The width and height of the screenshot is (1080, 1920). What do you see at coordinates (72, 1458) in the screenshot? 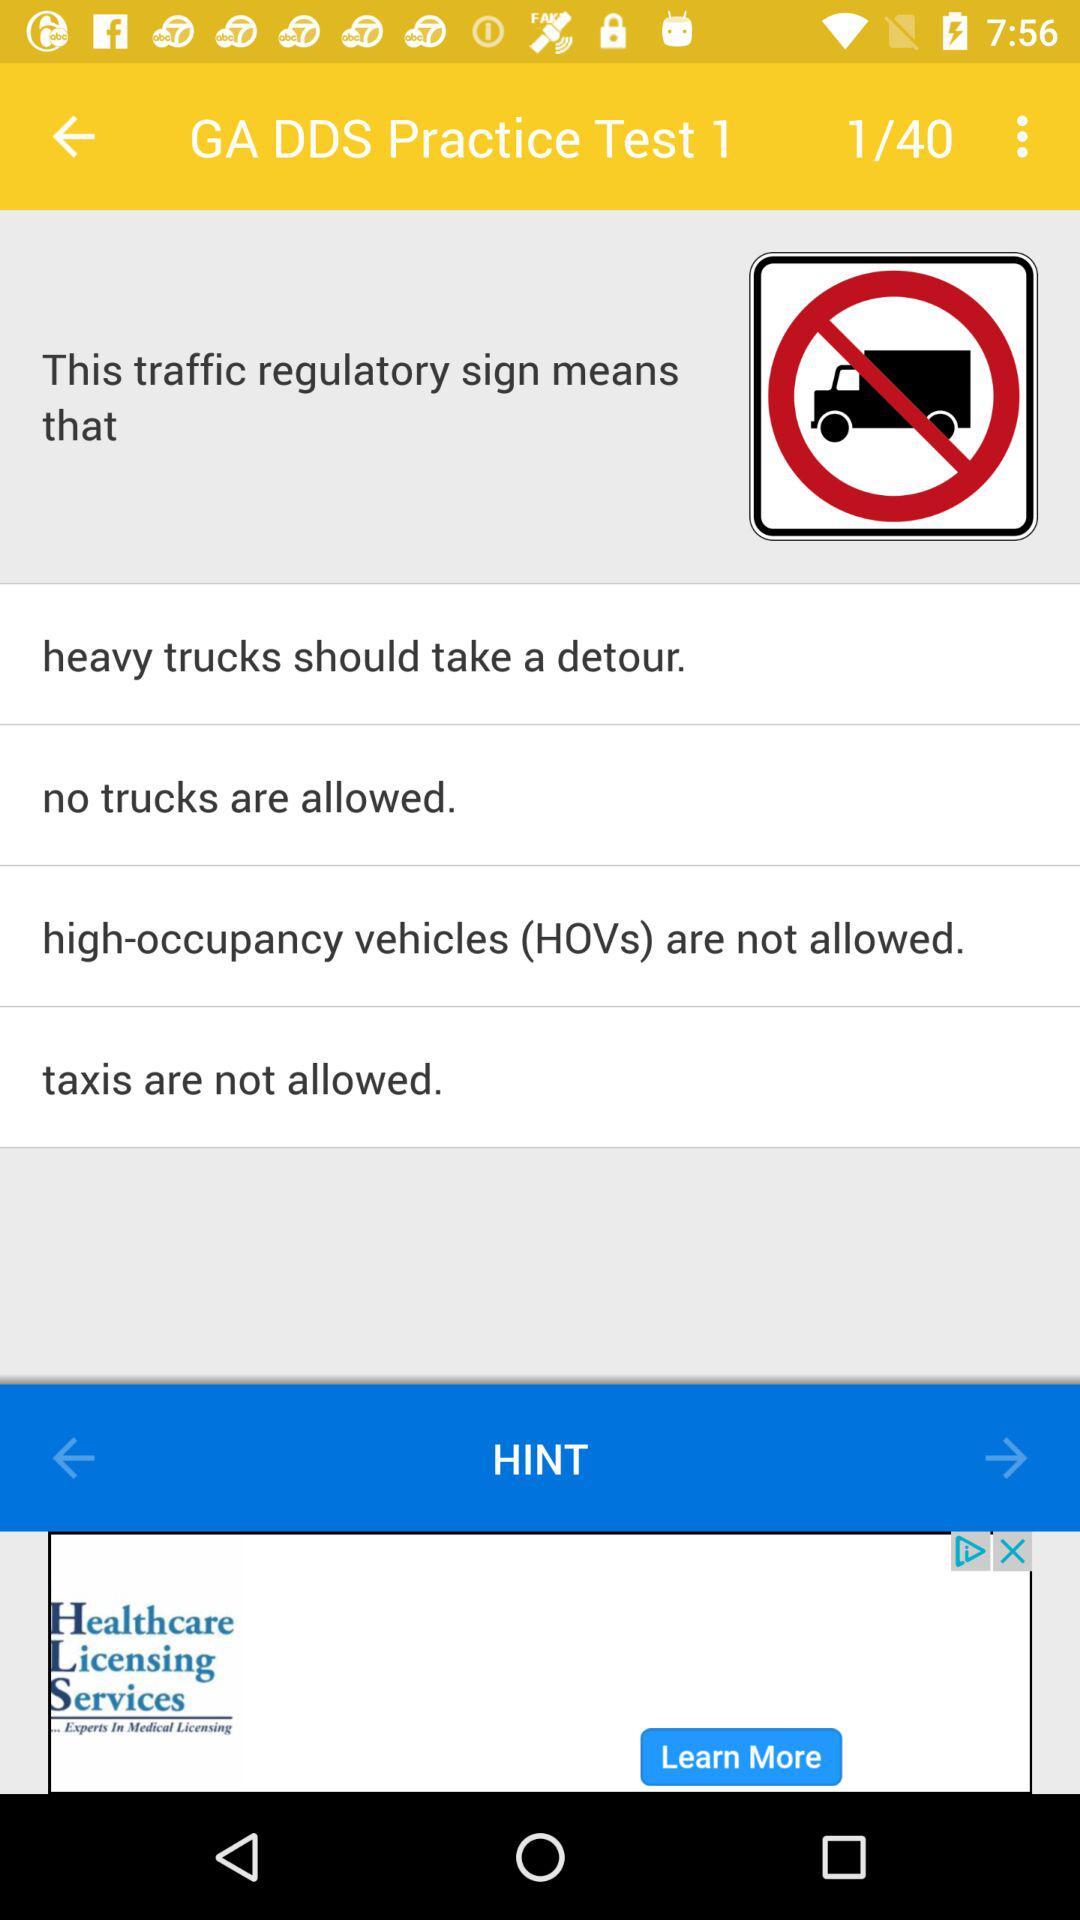
I see `the arrow_backward icon` at bounding box center [72, 1458].